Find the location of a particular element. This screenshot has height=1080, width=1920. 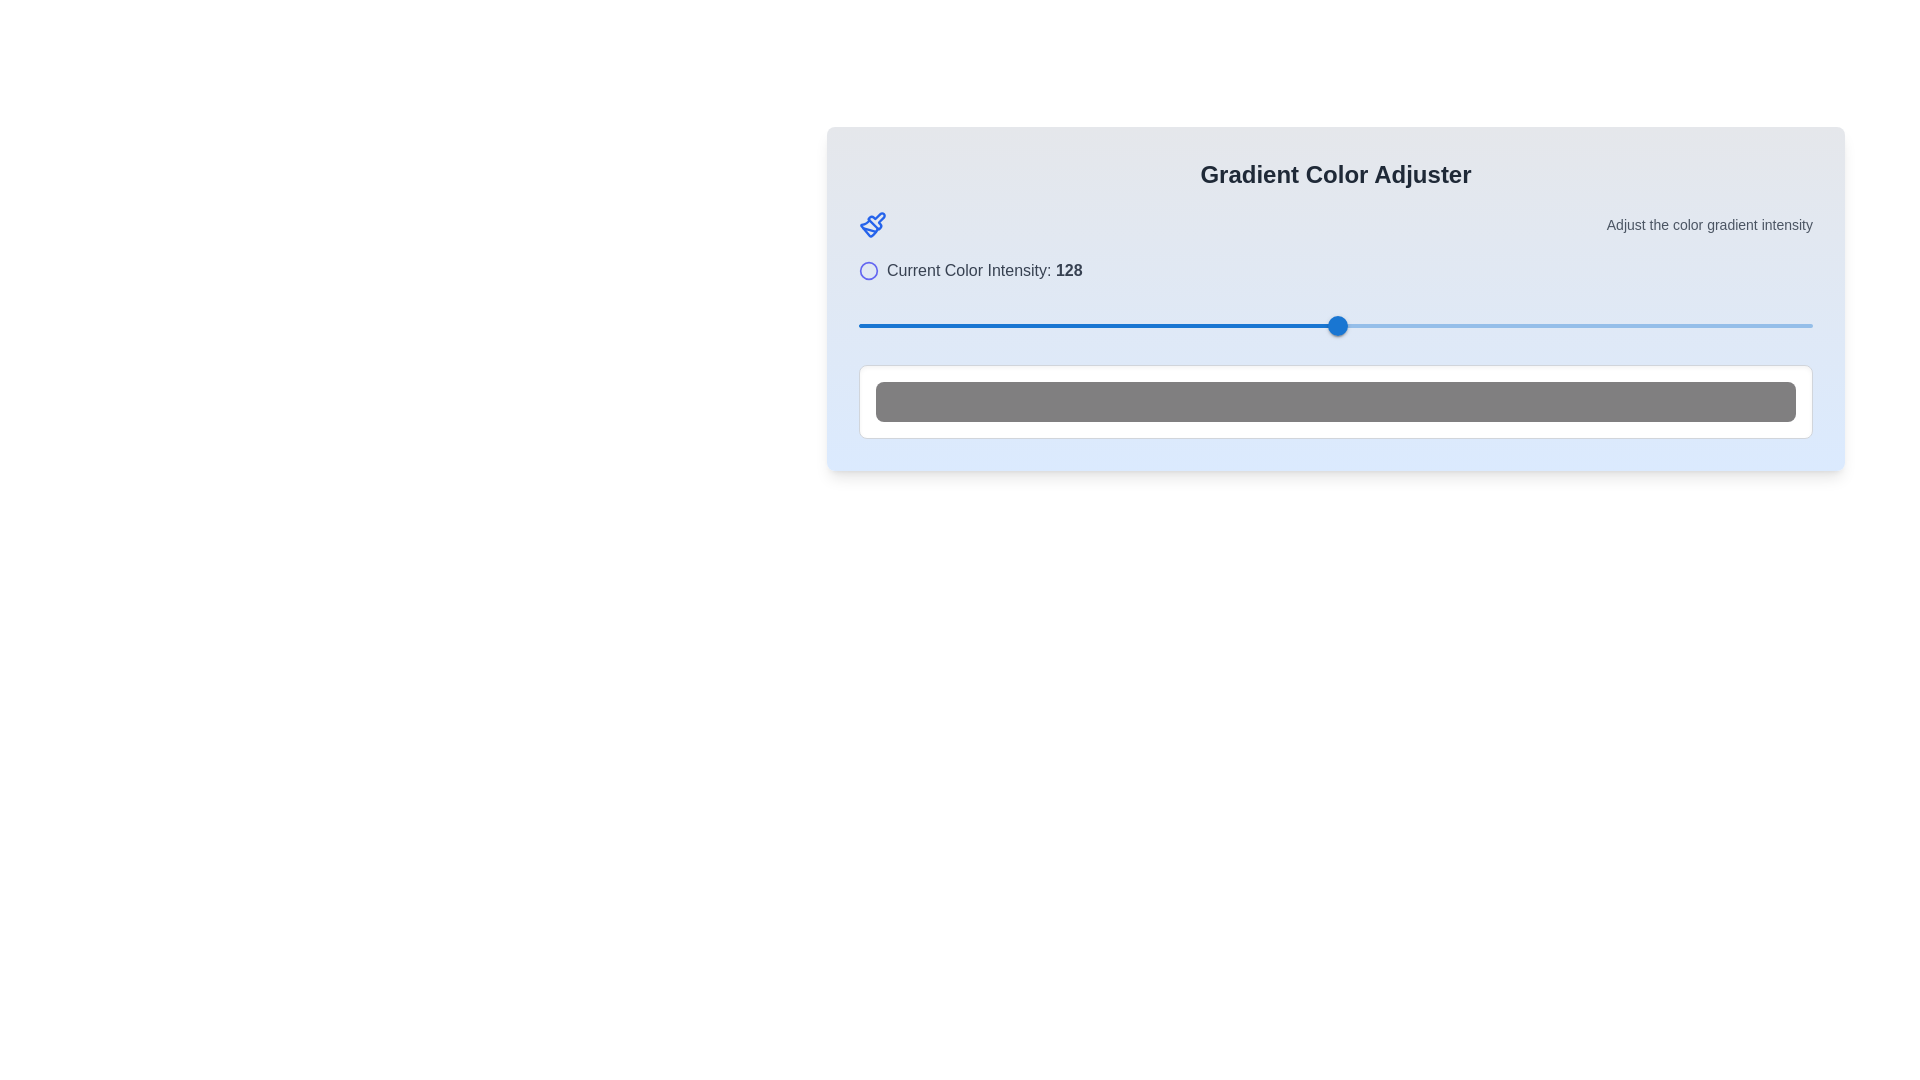

the gradient color intensity is located at coordinates (1143, 325).